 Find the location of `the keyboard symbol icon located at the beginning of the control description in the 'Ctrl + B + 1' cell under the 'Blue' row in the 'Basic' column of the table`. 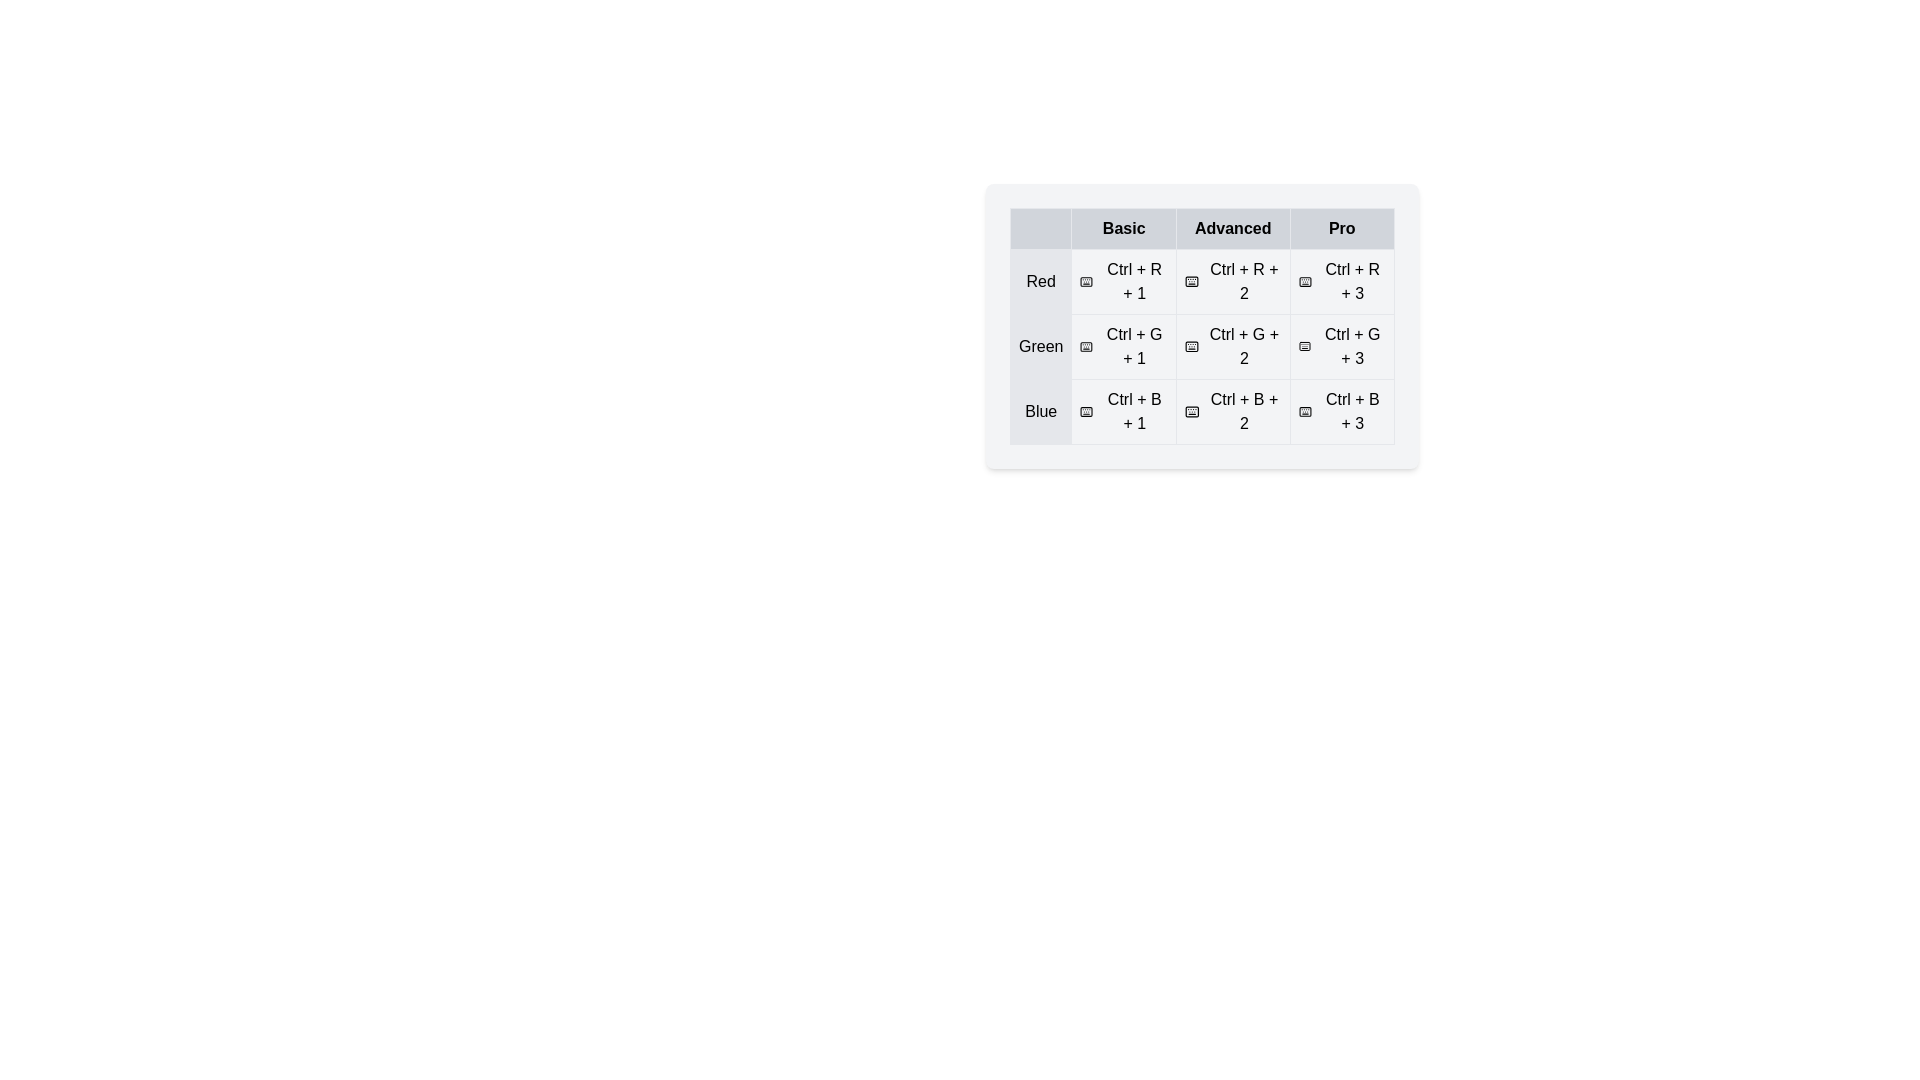

the keyboard symbol icon located at the beginning of the control description in the 'Ctrl + B + 1' cell under the 'Blue' row in the 'Basic' column of the table is located at coordinates (1086, 411).